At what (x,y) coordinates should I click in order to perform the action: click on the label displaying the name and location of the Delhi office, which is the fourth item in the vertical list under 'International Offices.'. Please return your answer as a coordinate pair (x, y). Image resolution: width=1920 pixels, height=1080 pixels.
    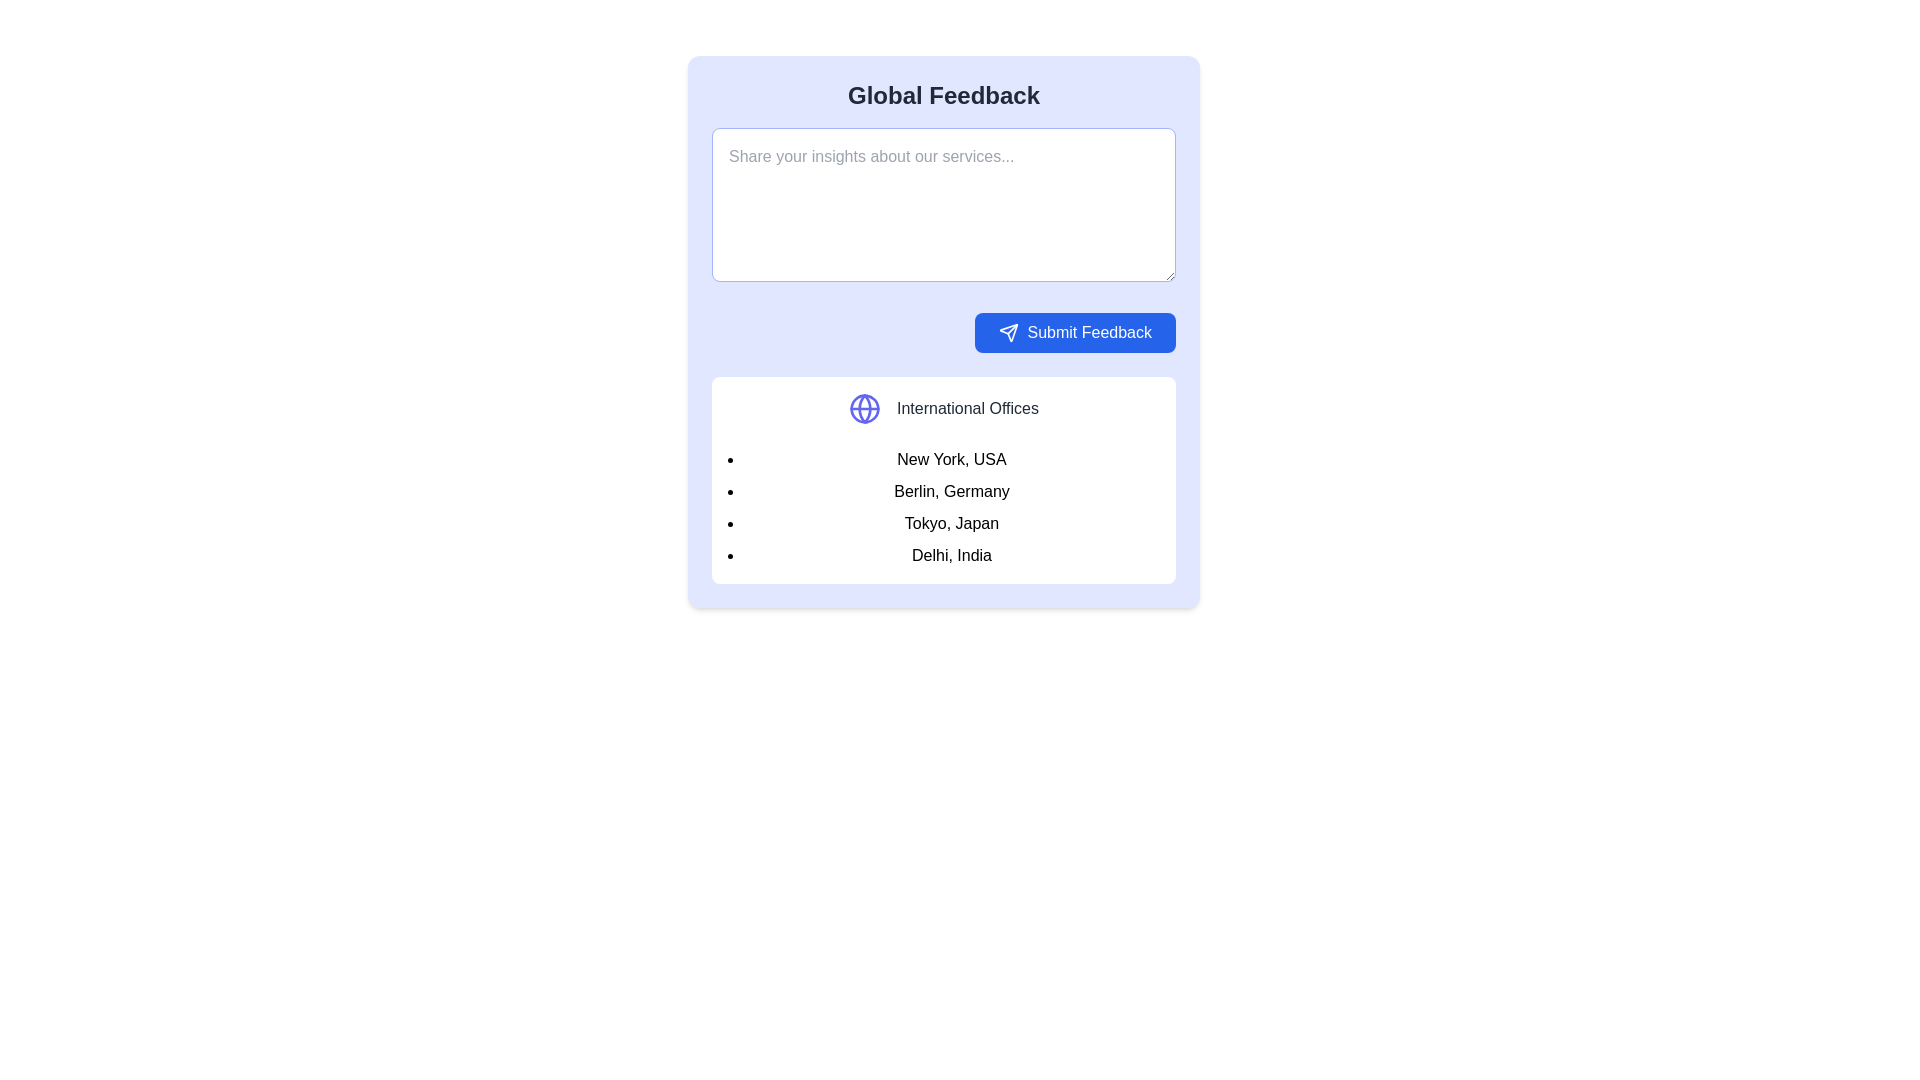
    Looking at the image, I should click on (950, 555).